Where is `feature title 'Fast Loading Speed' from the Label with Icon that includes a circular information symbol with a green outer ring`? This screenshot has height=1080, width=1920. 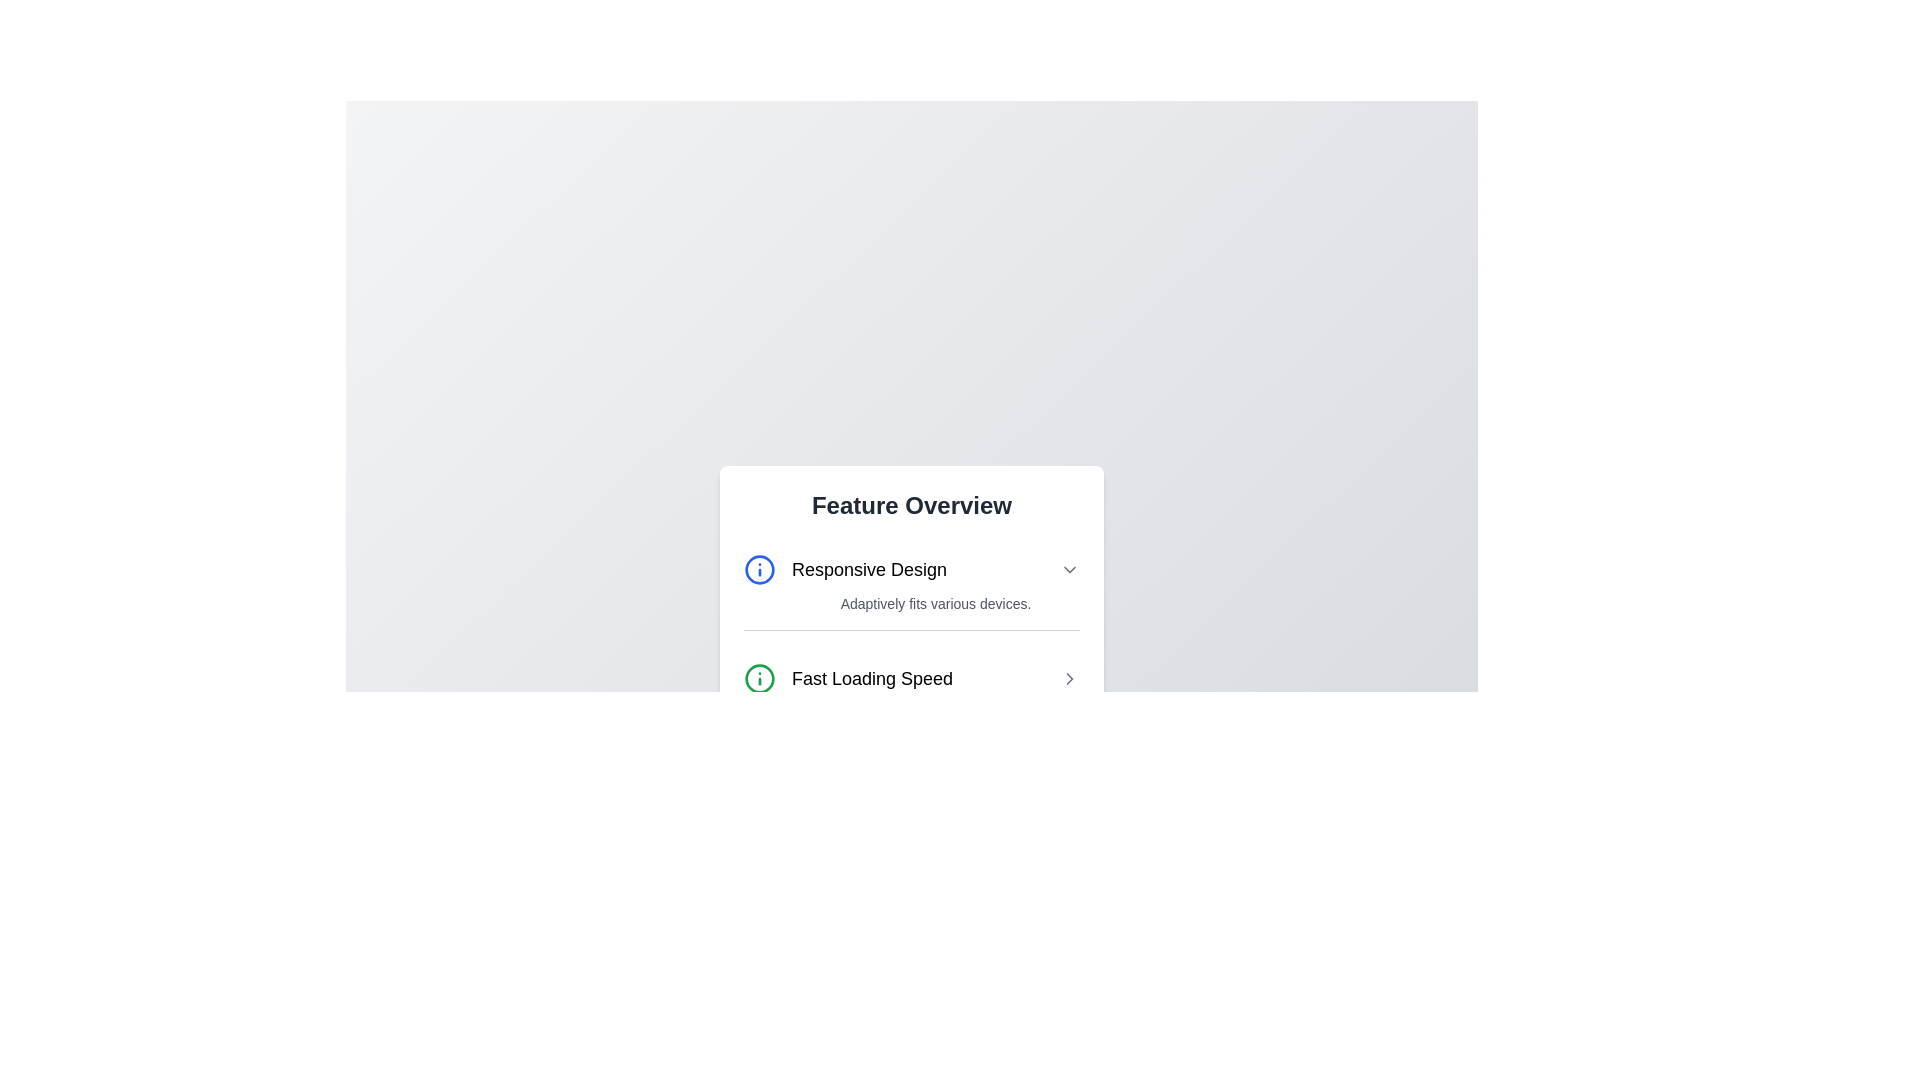
feature title 'Fast Loading Speed' from the Label with Icon that includes a circular information symbol with a green outer ring is located at coordinates (848, 677).